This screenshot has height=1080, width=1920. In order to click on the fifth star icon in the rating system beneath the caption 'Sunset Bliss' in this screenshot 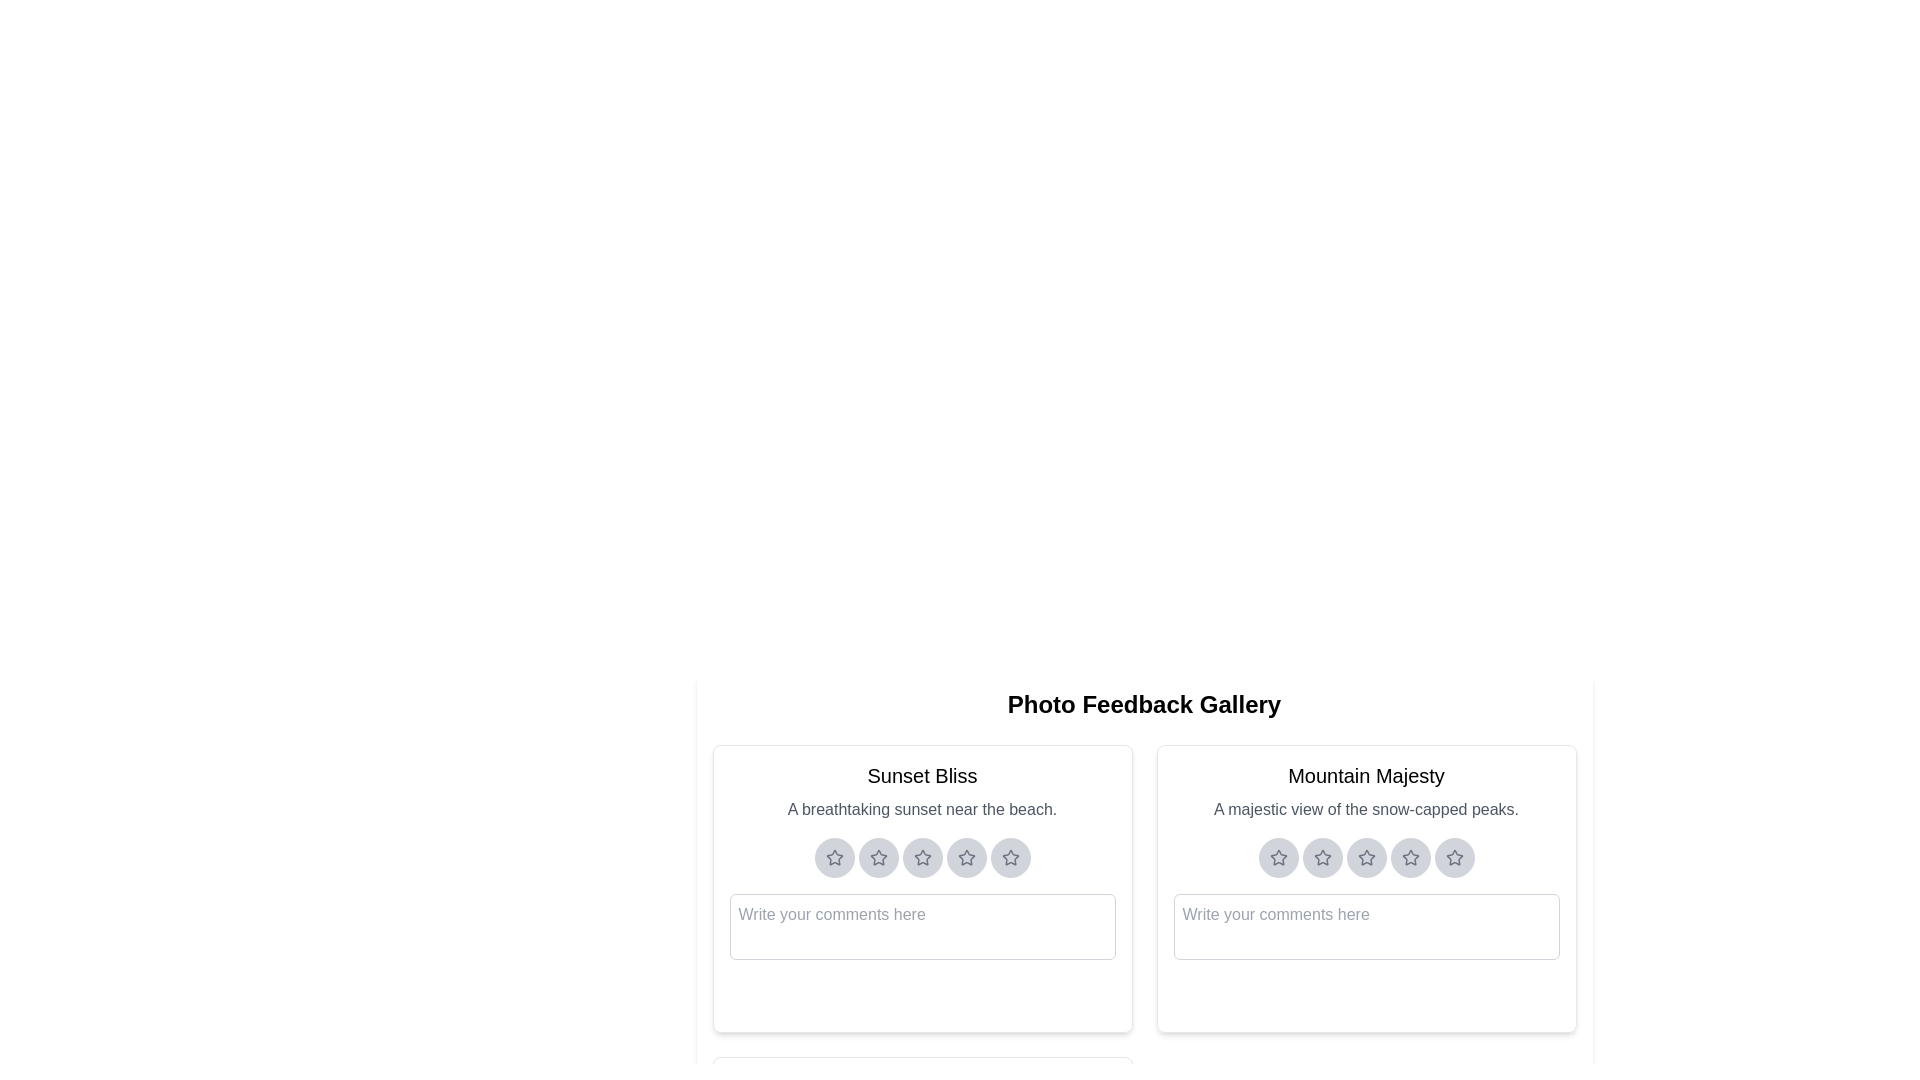, I will do `click(1010, 856)`.